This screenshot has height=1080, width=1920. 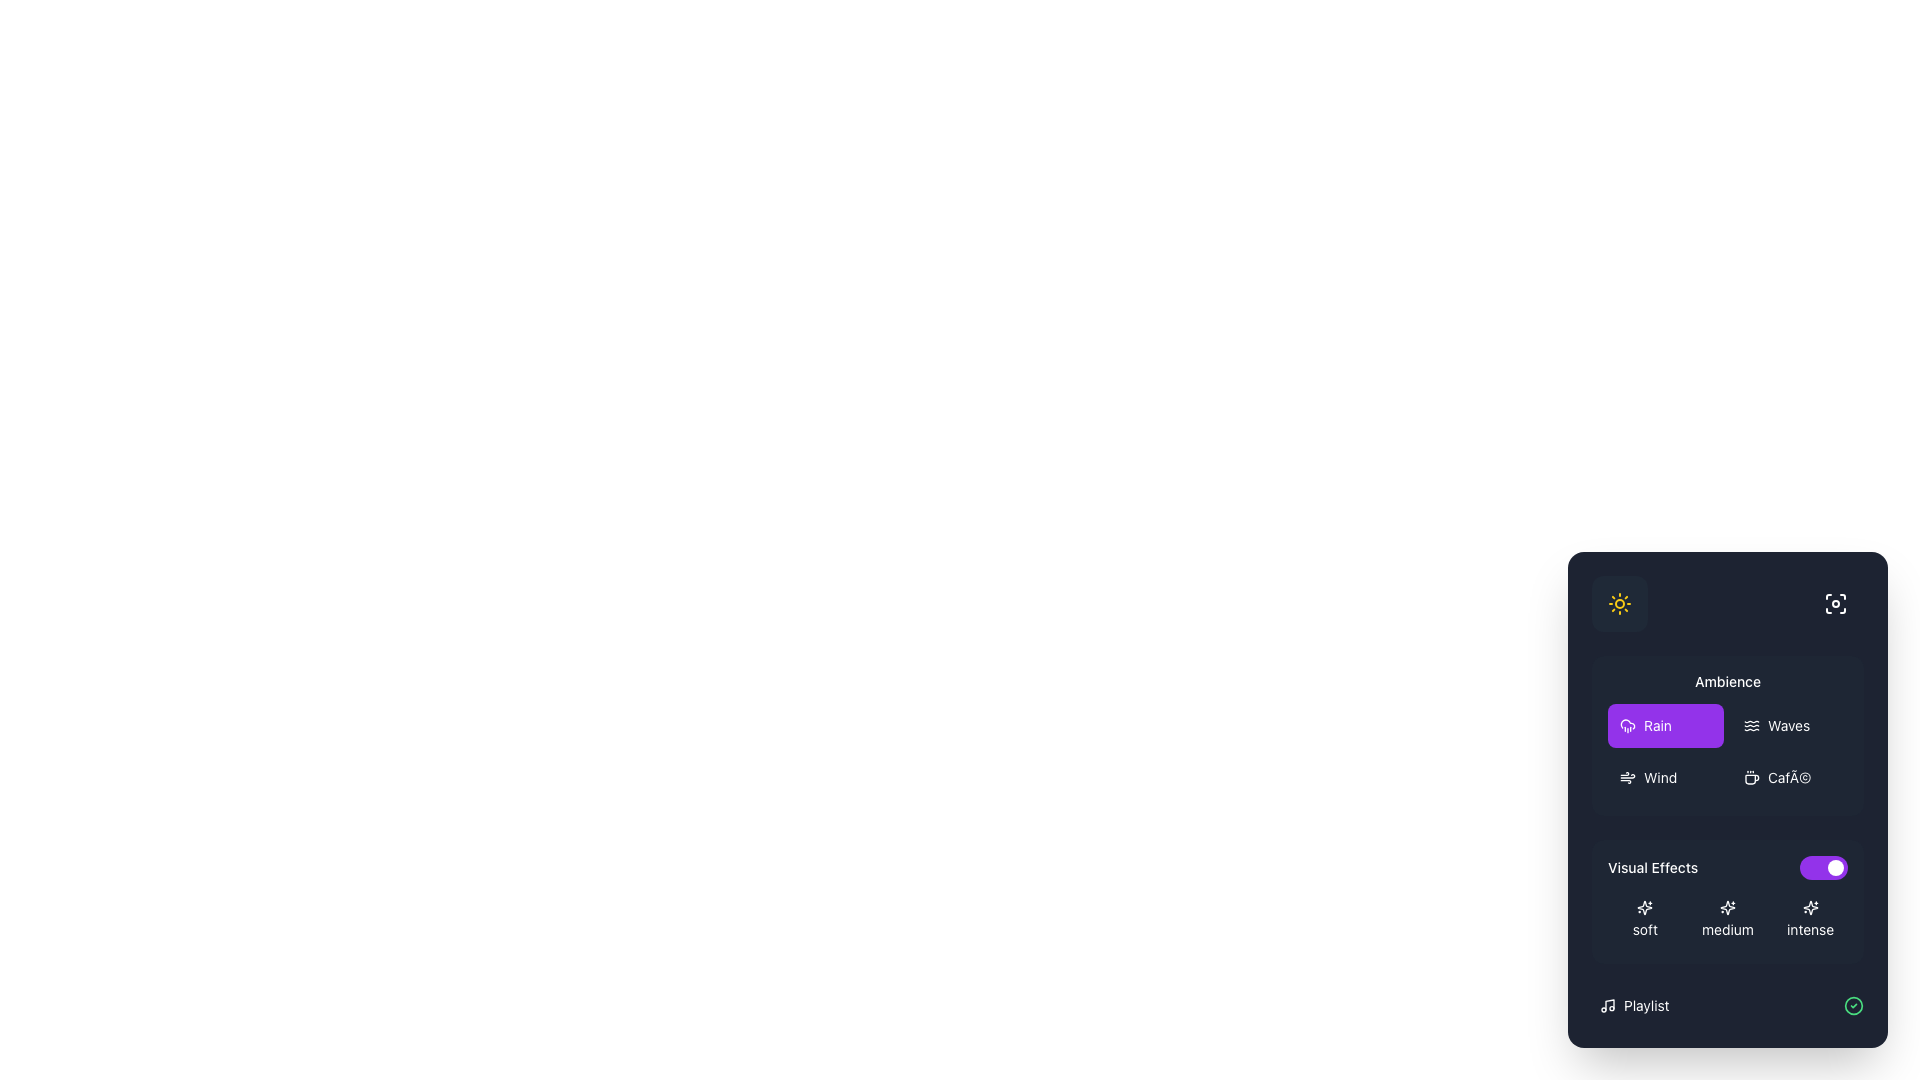 I want to click on the small decorative sparkles icon that is aligned with the 'soft' label in the Visual Effects section, so click(x=1645, y=907).